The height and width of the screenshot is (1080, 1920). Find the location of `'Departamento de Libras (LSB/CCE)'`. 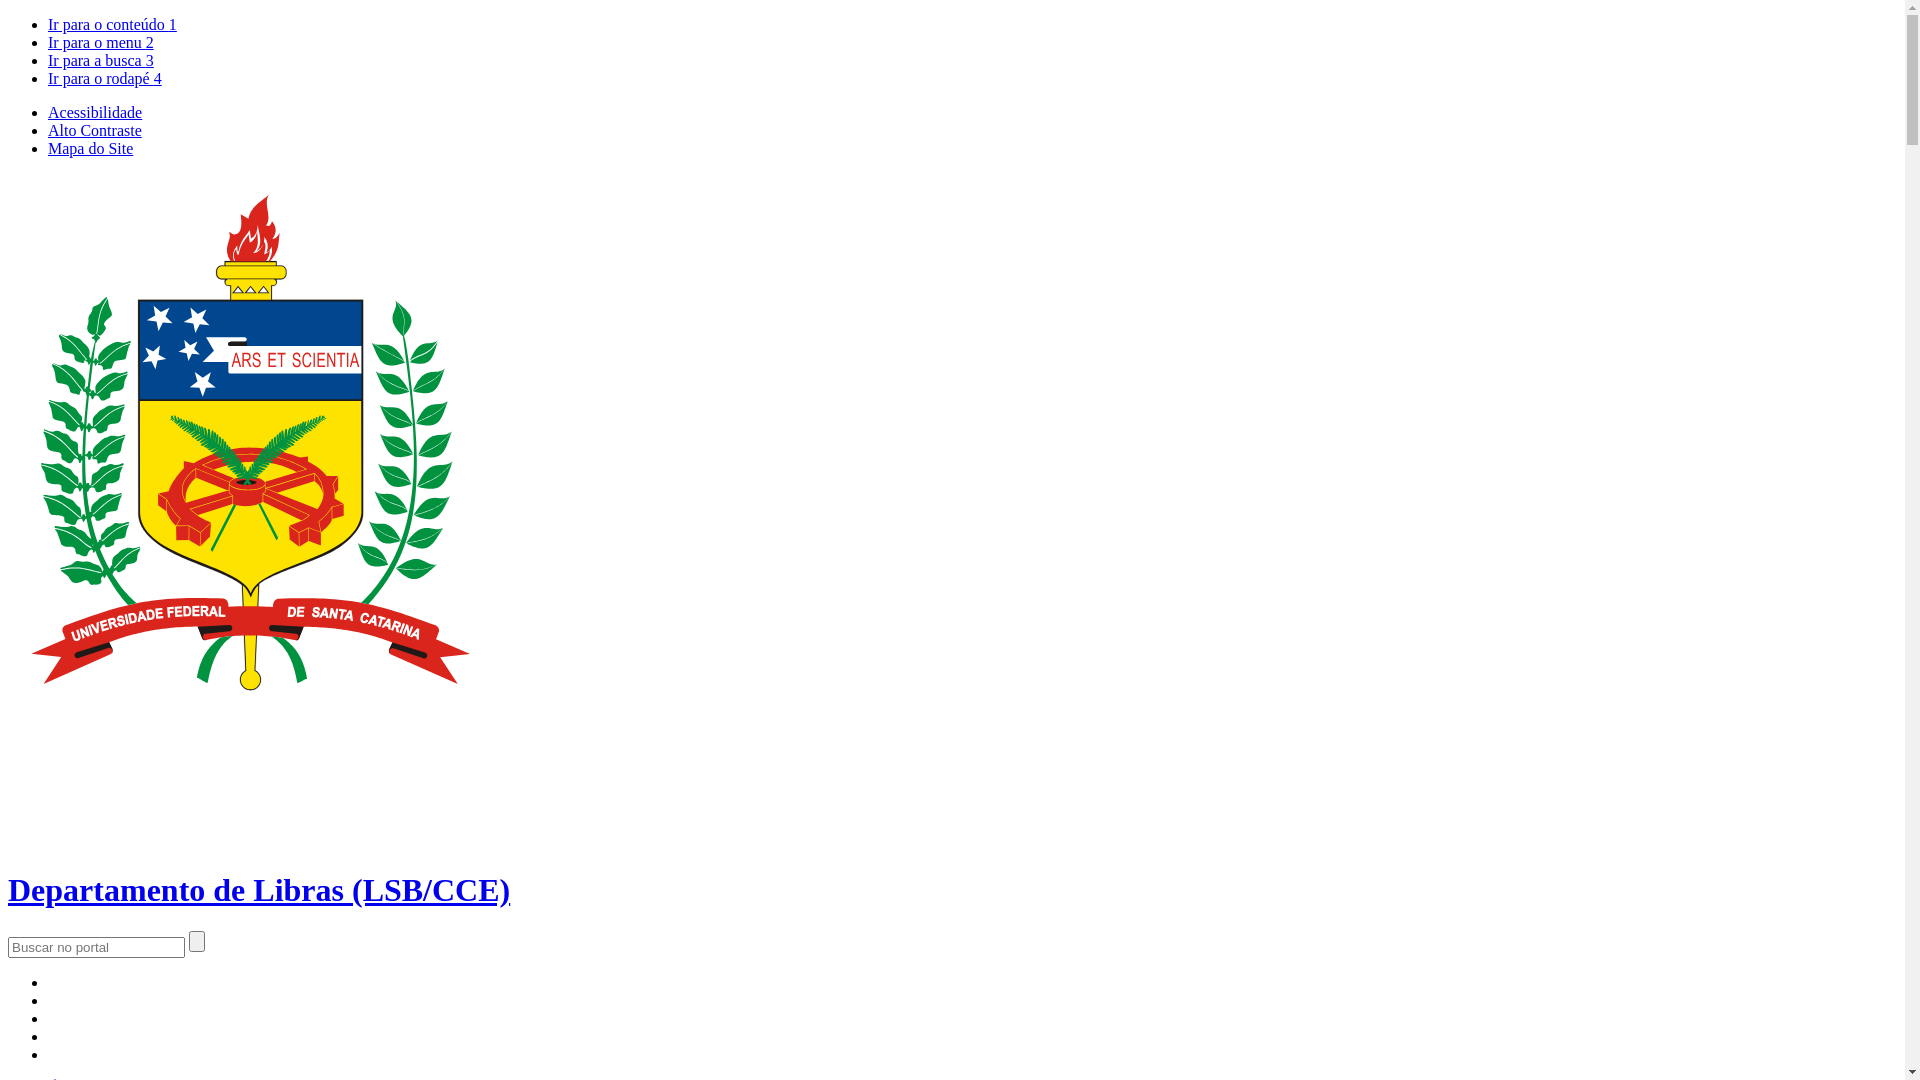

'Departamento de Libras (LSB/CCE)' is located at coordinates (951, 870).